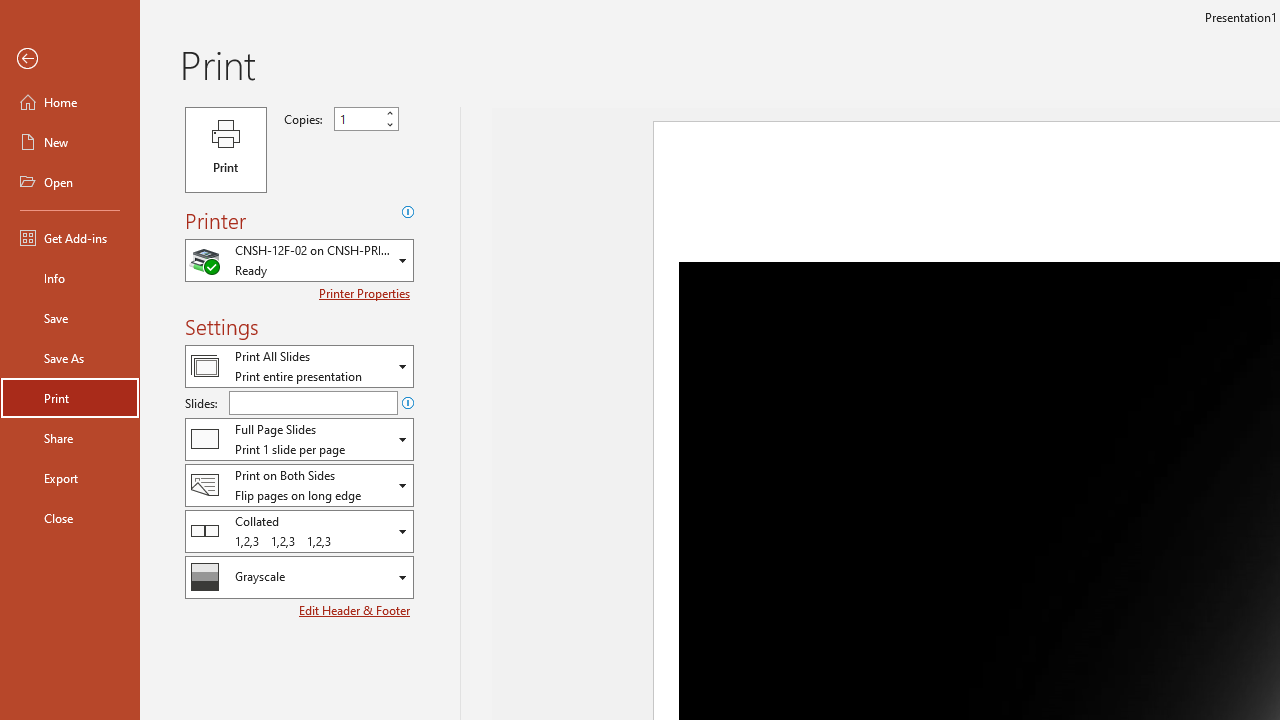  Describe the element at coordinates (389, 113) in the screenshot. I see `'More'` at that location.